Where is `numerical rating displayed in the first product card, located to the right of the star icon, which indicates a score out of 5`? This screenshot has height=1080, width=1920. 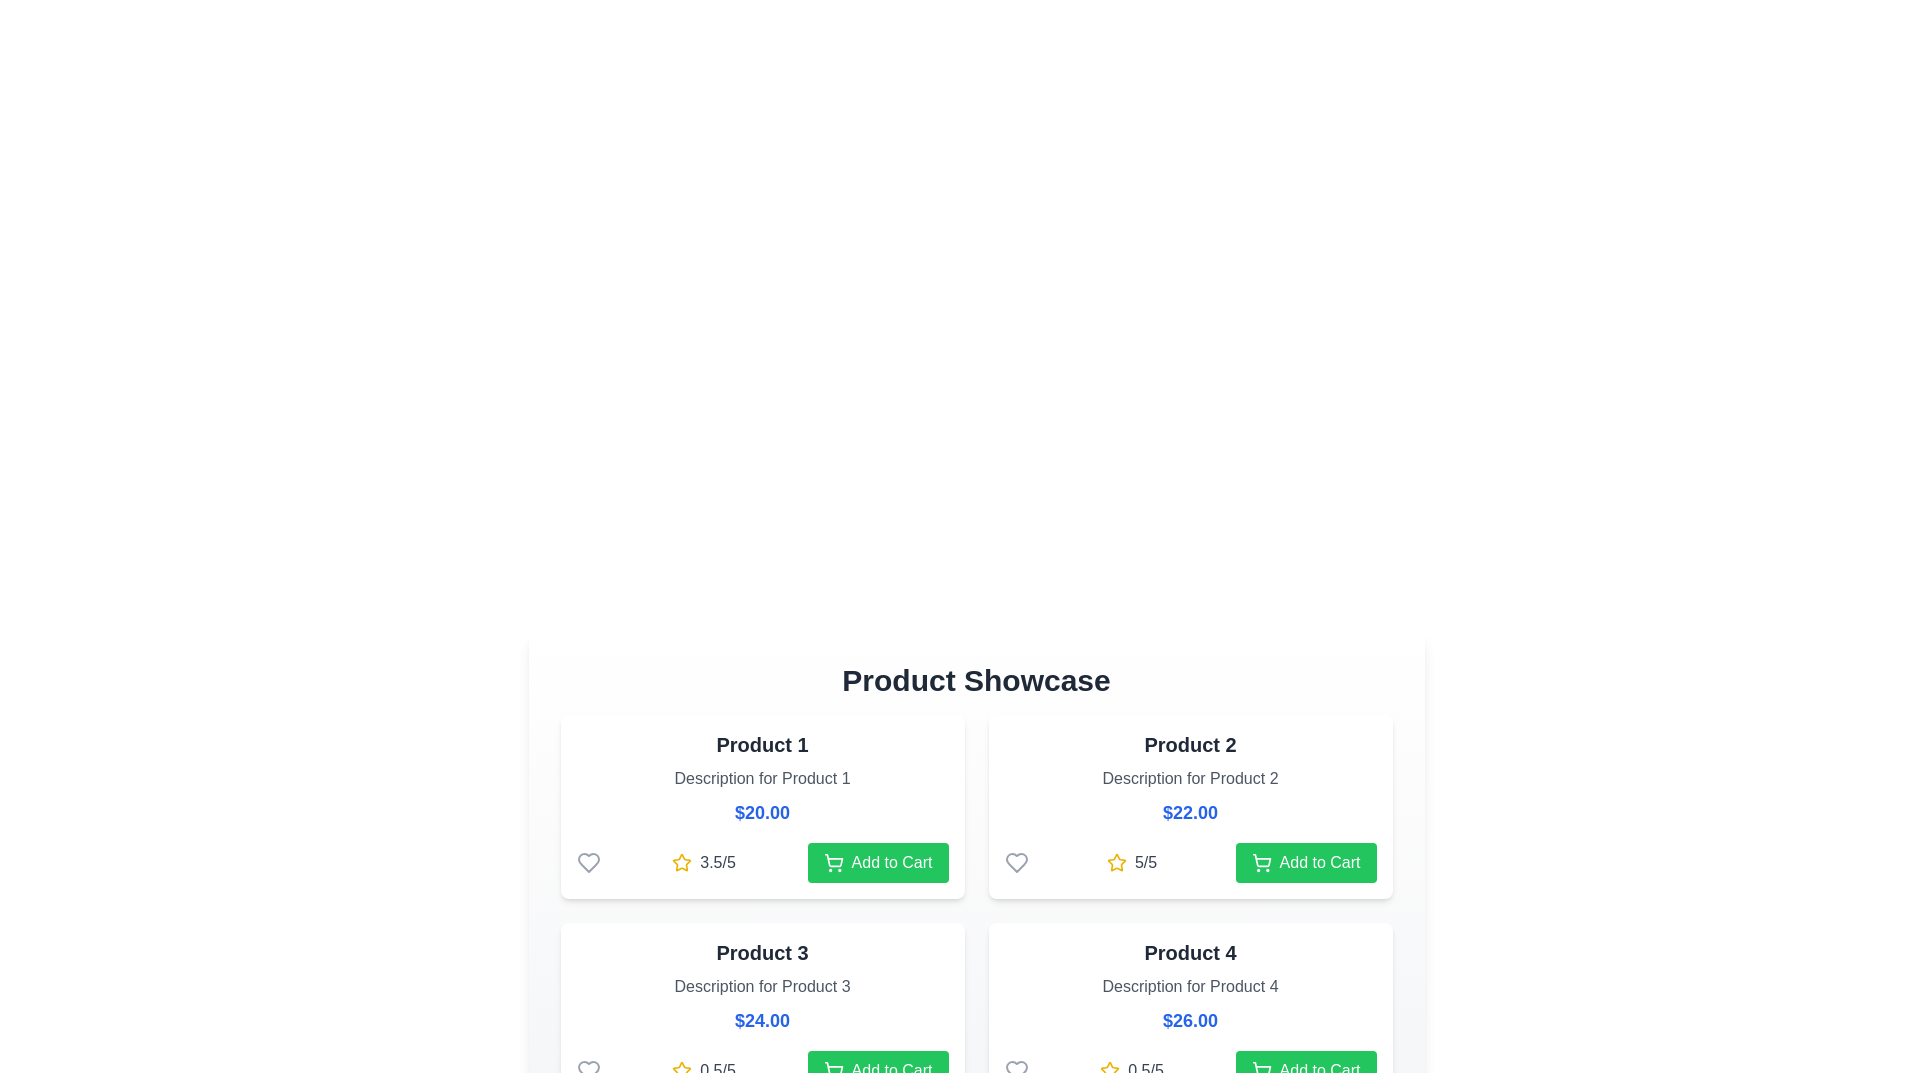 numerical rating displayed in the first product card, located to the right of the star icon, which indicates a score out of 5 is located at coordinates (718, 862).